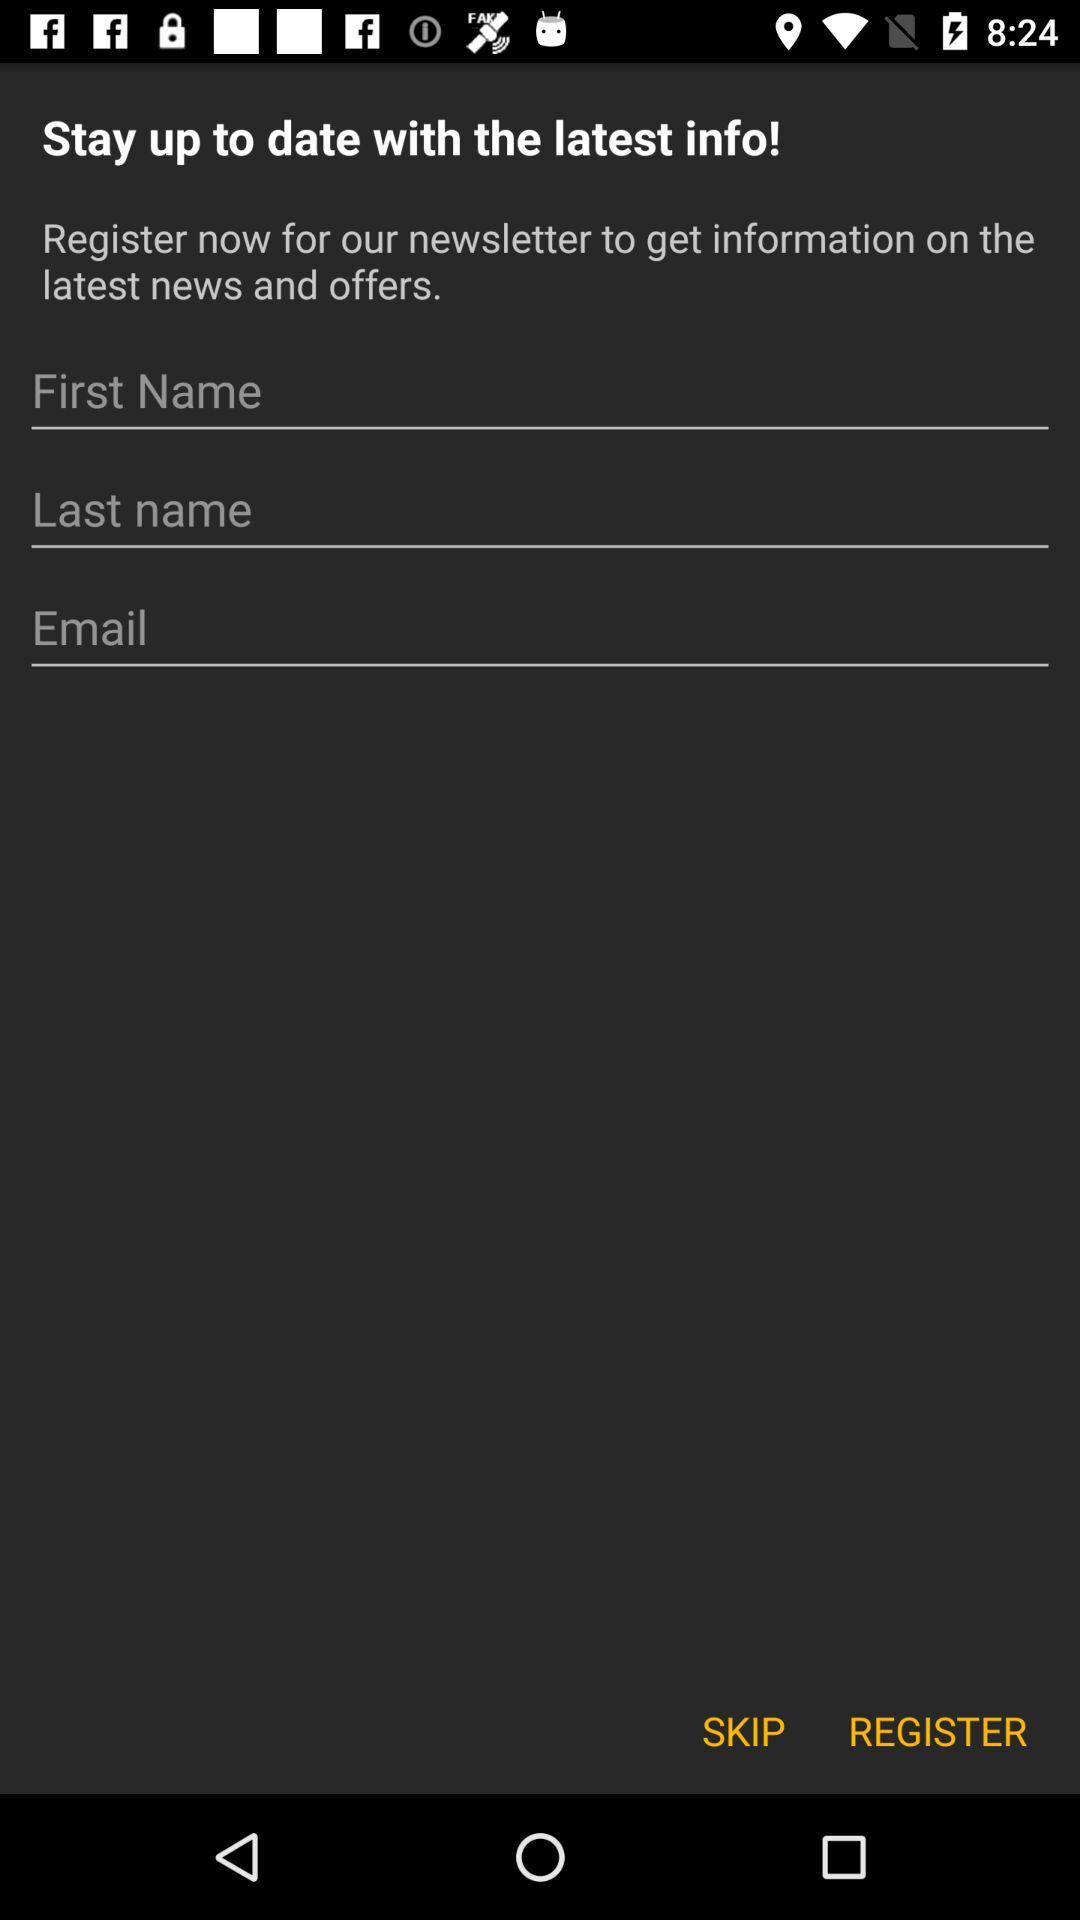 This screenshot has height=1920, width=1080. What do you see at coordinates (743, 1730) in the screenshot?
I see `icon next to register` at bounding box center [743, 1730].